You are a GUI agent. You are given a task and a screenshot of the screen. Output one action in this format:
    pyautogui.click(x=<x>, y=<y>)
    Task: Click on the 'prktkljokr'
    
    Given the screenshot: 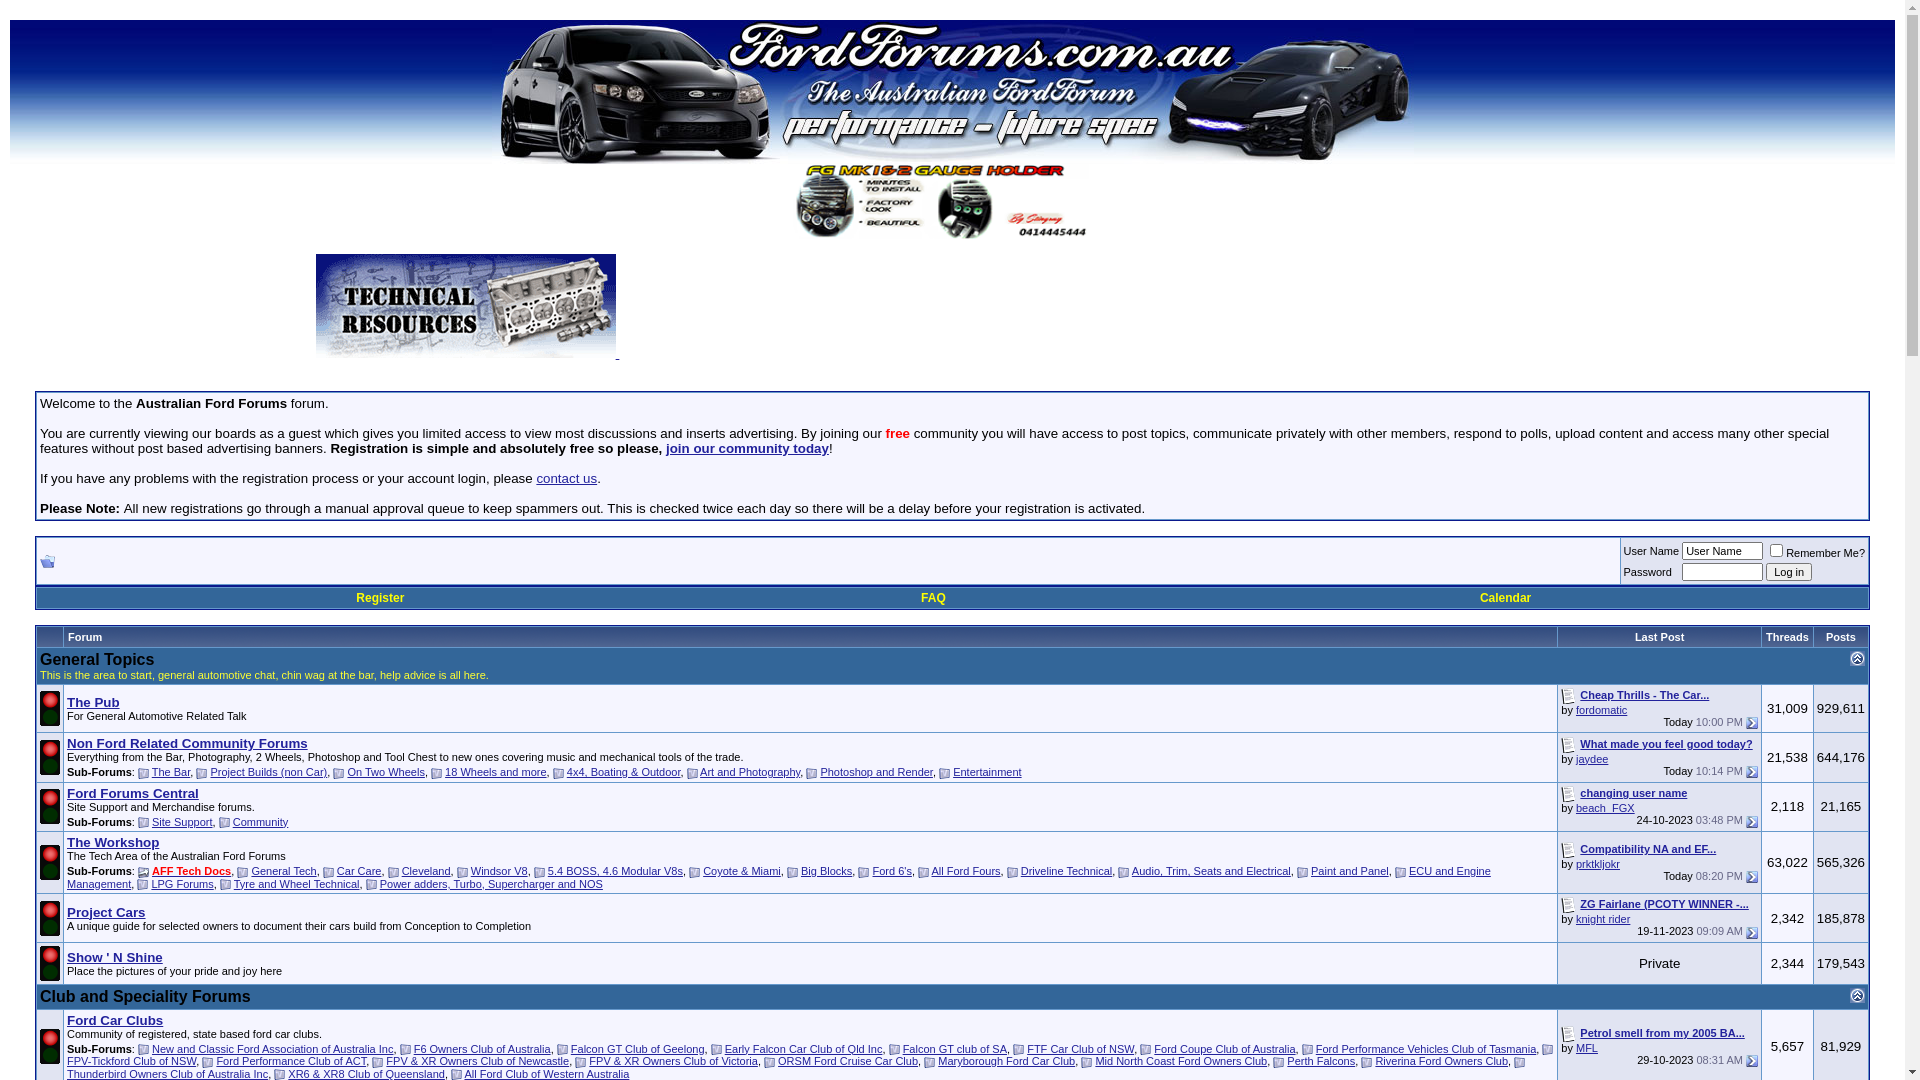 What is the action you would take?
    pyautogui.click(x=1597, y=863)
    